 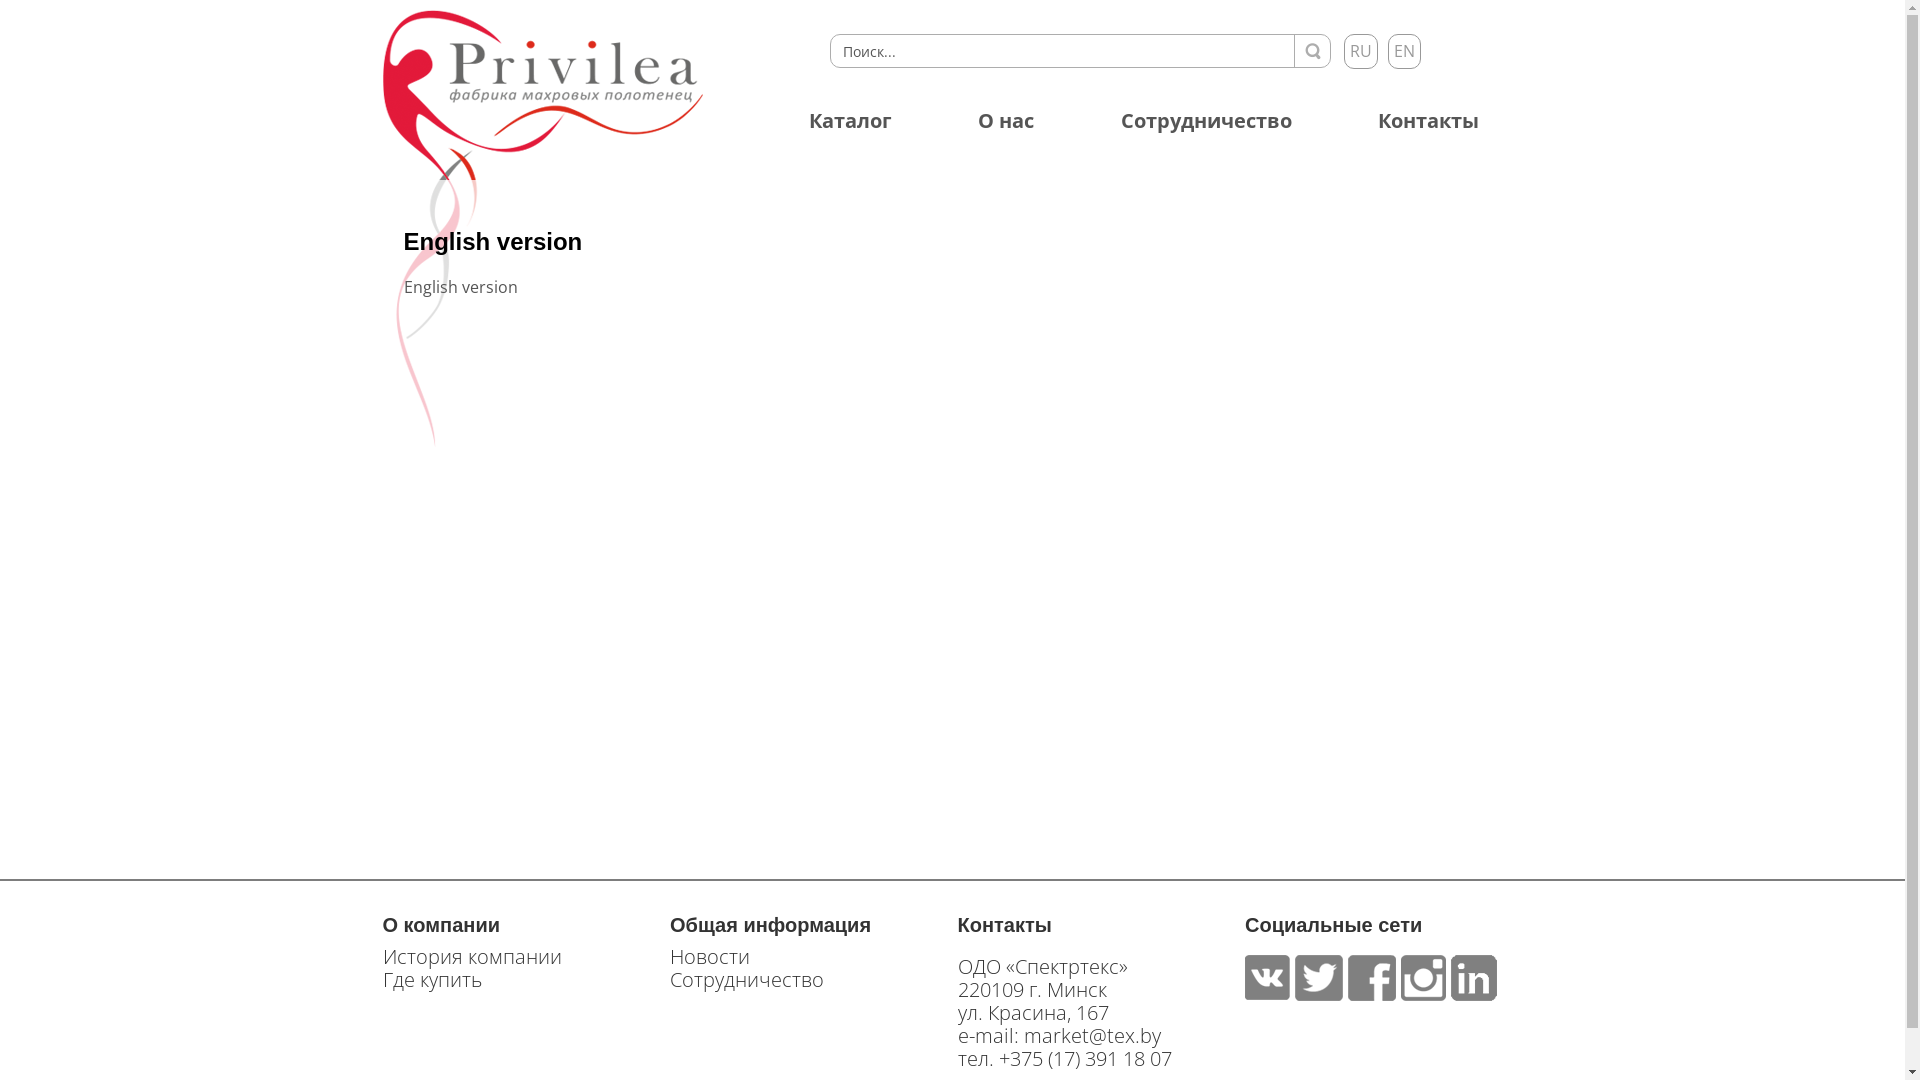 I want to click on 'RU', so click(x=1360, y=50).